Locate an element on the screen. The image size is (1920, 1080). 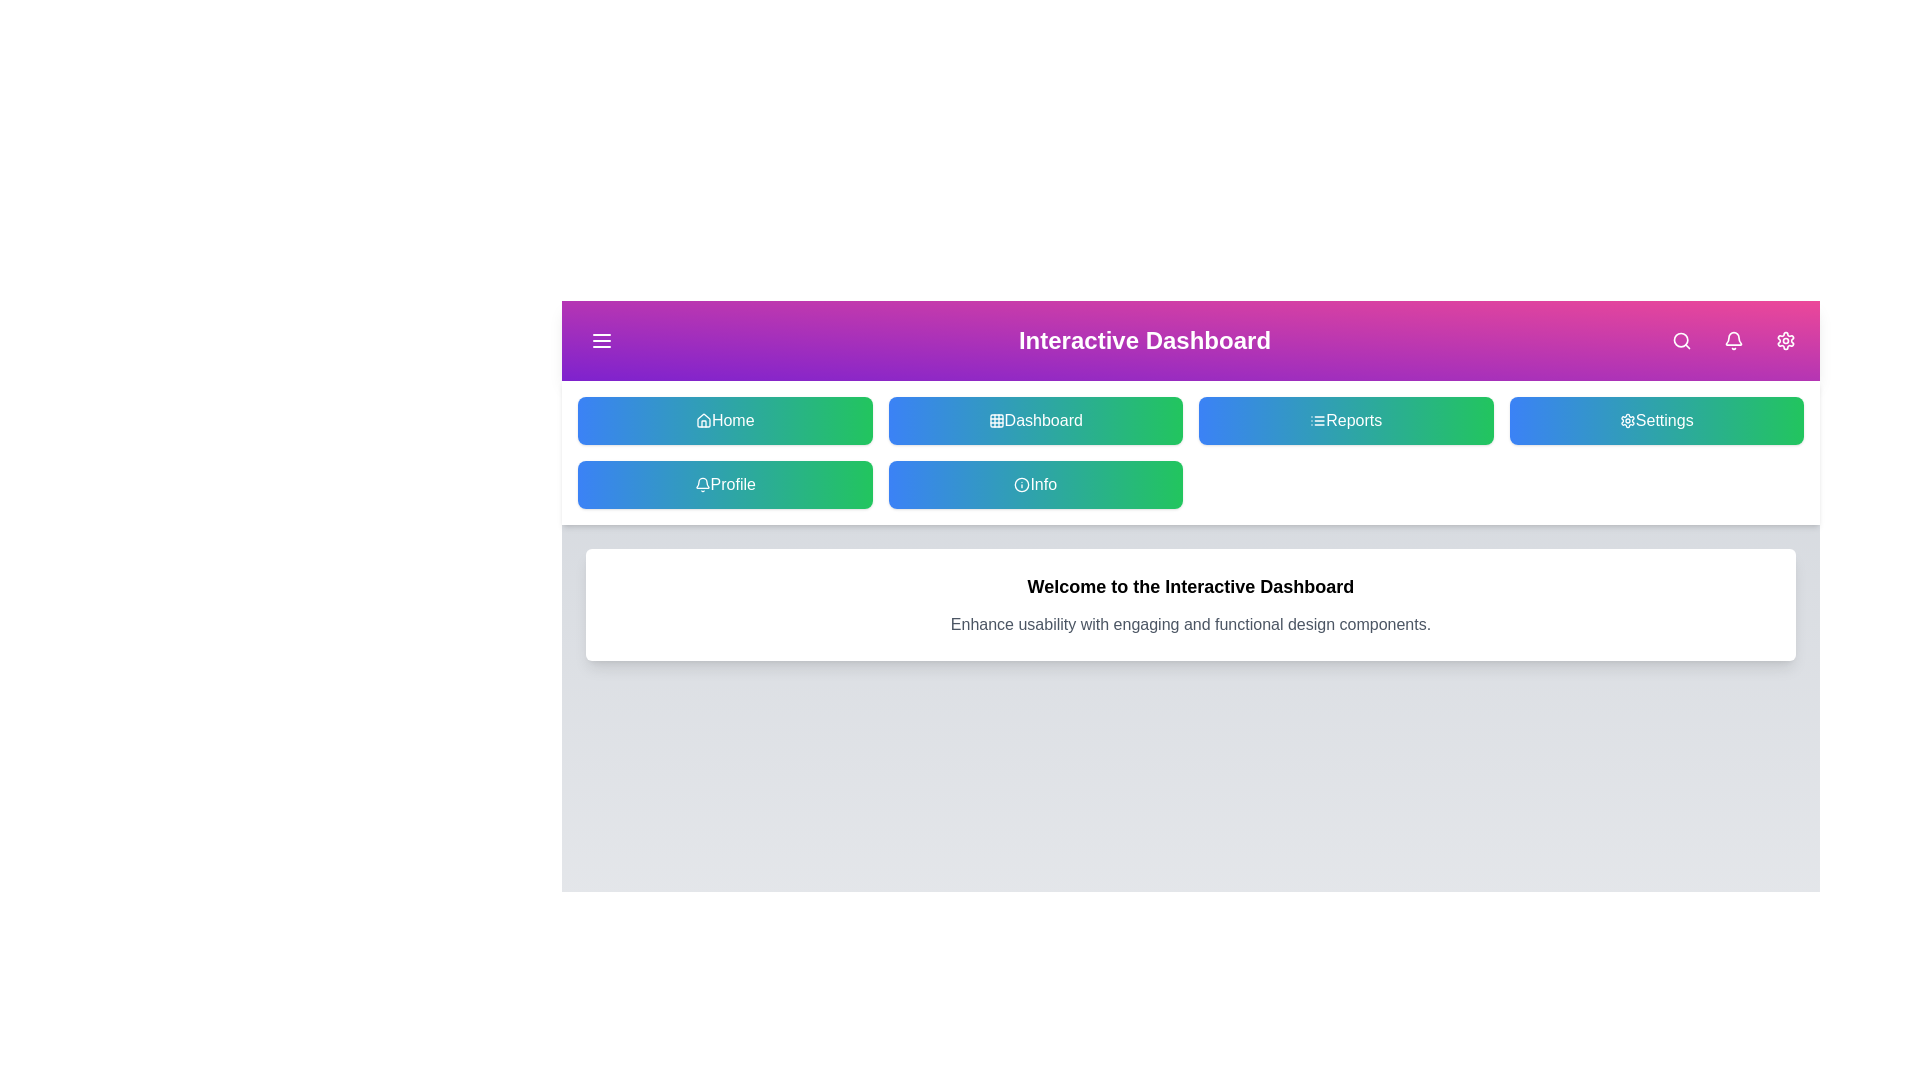
the Search button in the header navigation is located at coordinates (1680, 339).